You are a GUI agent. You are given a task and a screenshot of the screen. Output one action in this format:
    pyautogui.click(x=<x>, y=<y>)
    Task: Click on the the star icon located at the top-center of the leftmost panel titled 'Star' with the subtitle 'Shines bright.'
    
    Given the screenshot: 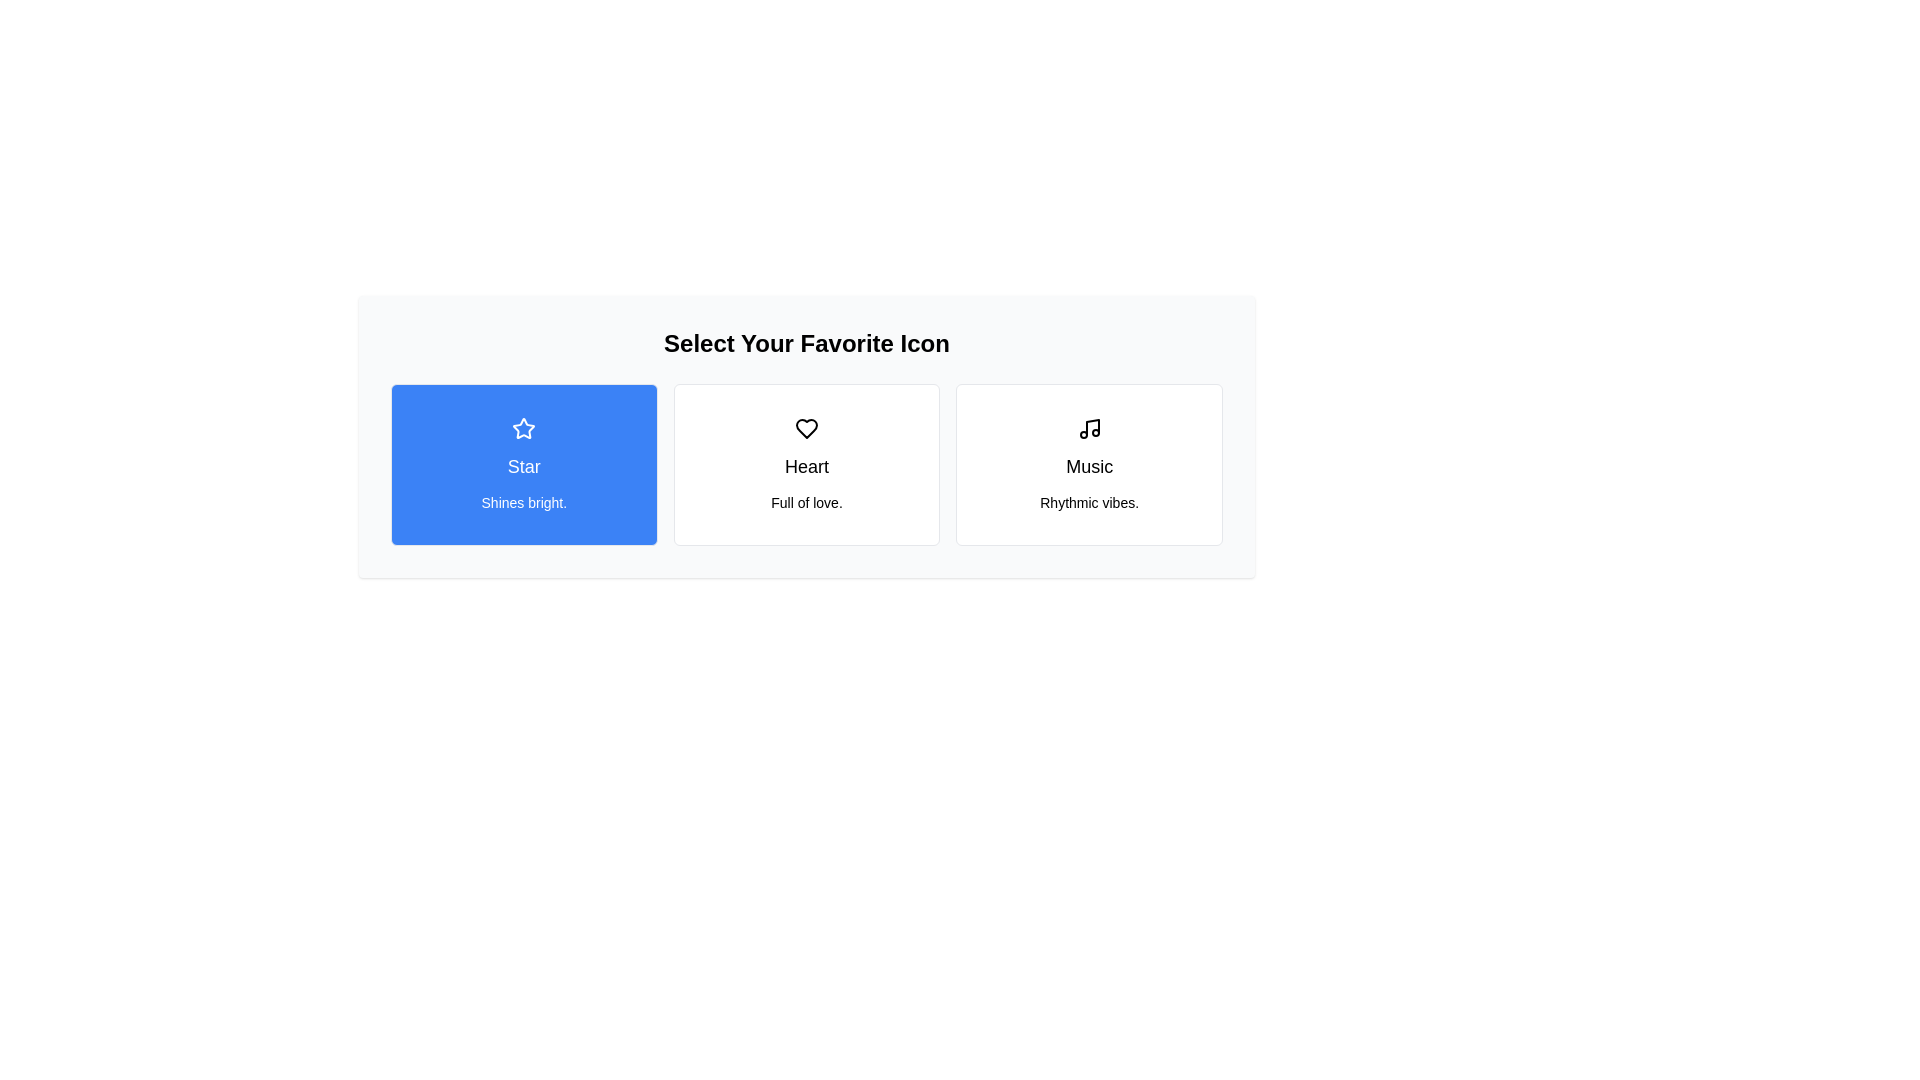 What is the action you would take?
    pyautogui.click(x=524, y=427)
    